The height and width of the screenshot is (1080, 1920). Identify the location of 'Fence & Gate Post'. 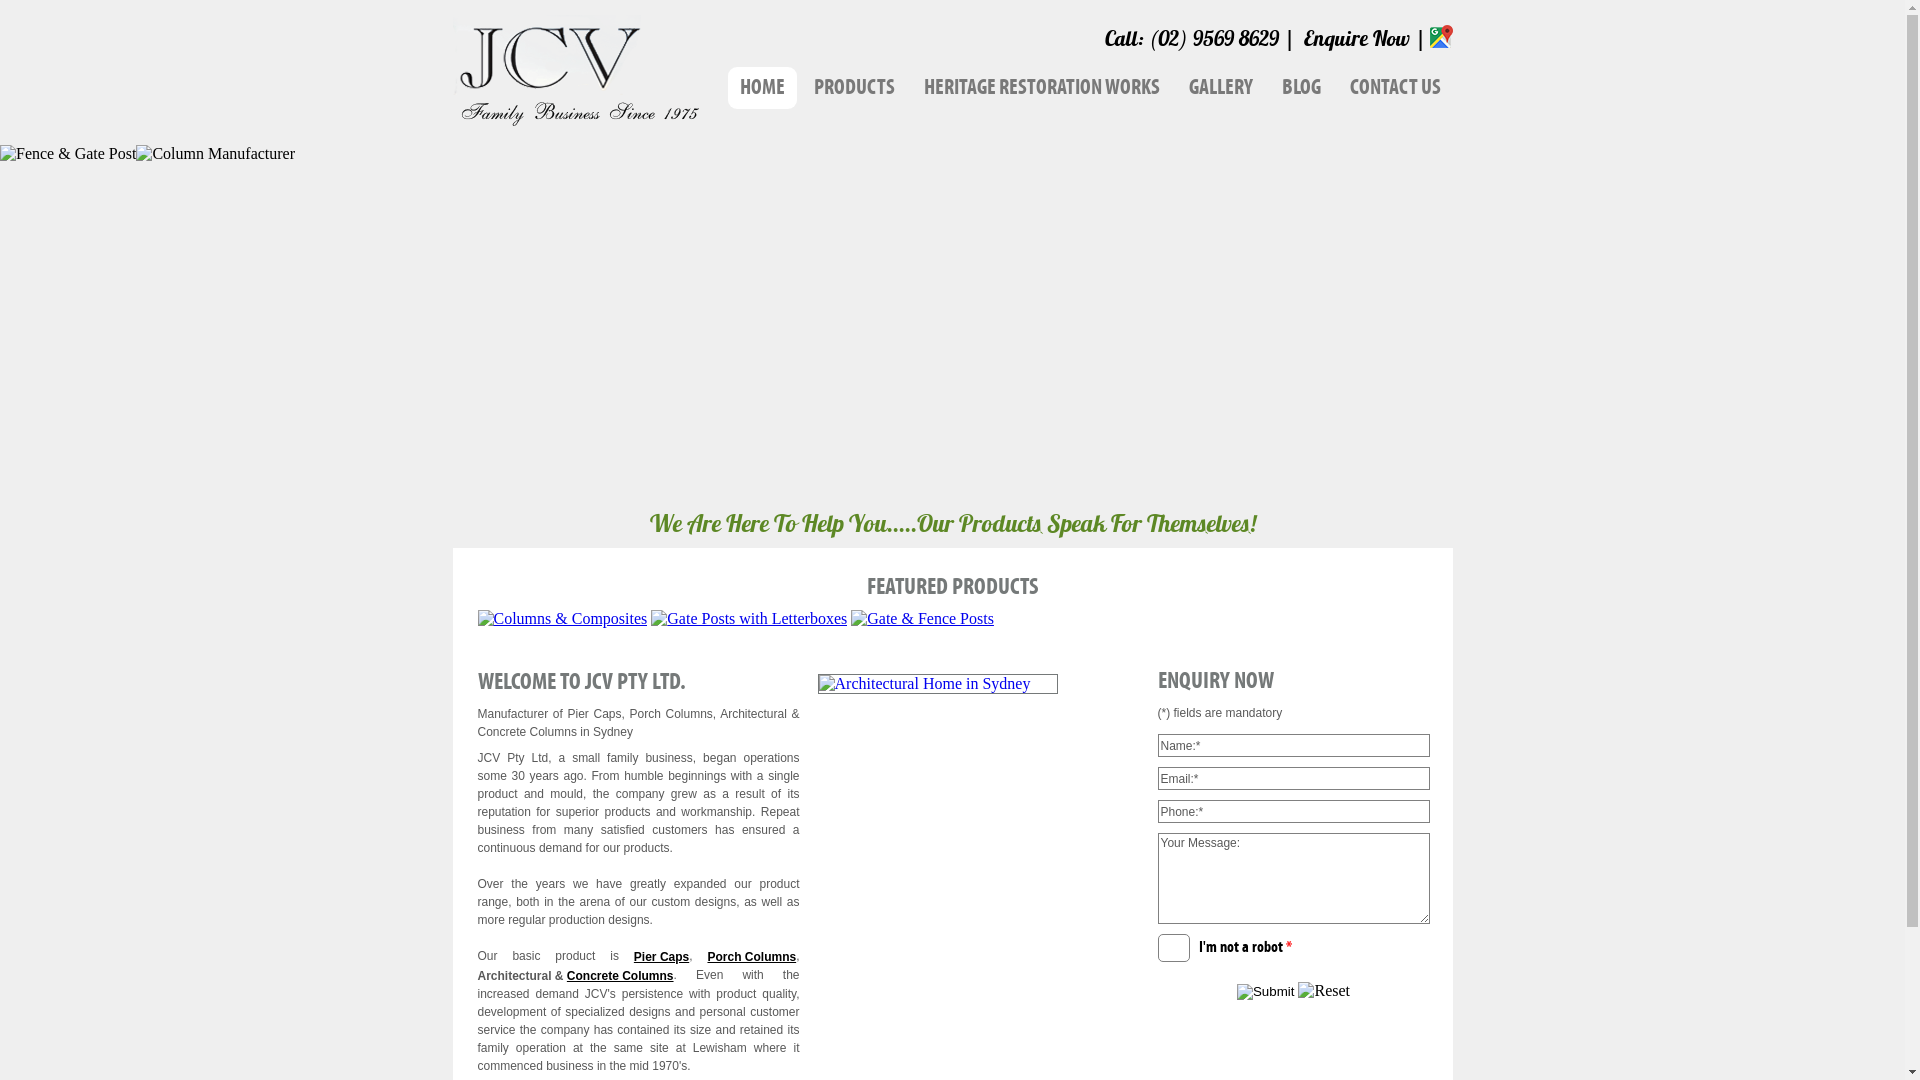
(67, 153).